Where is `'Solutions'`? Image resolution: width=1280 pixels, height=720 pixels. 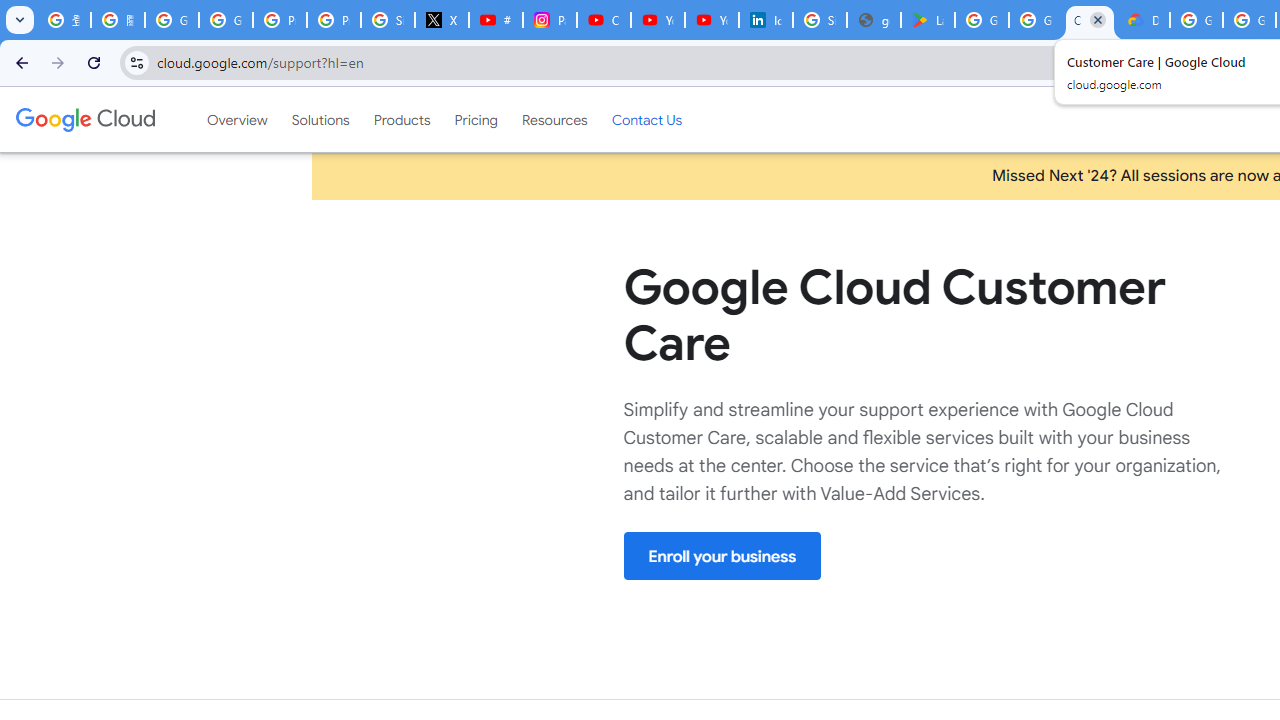
'Solutions' is located at coordinates (320, 119).